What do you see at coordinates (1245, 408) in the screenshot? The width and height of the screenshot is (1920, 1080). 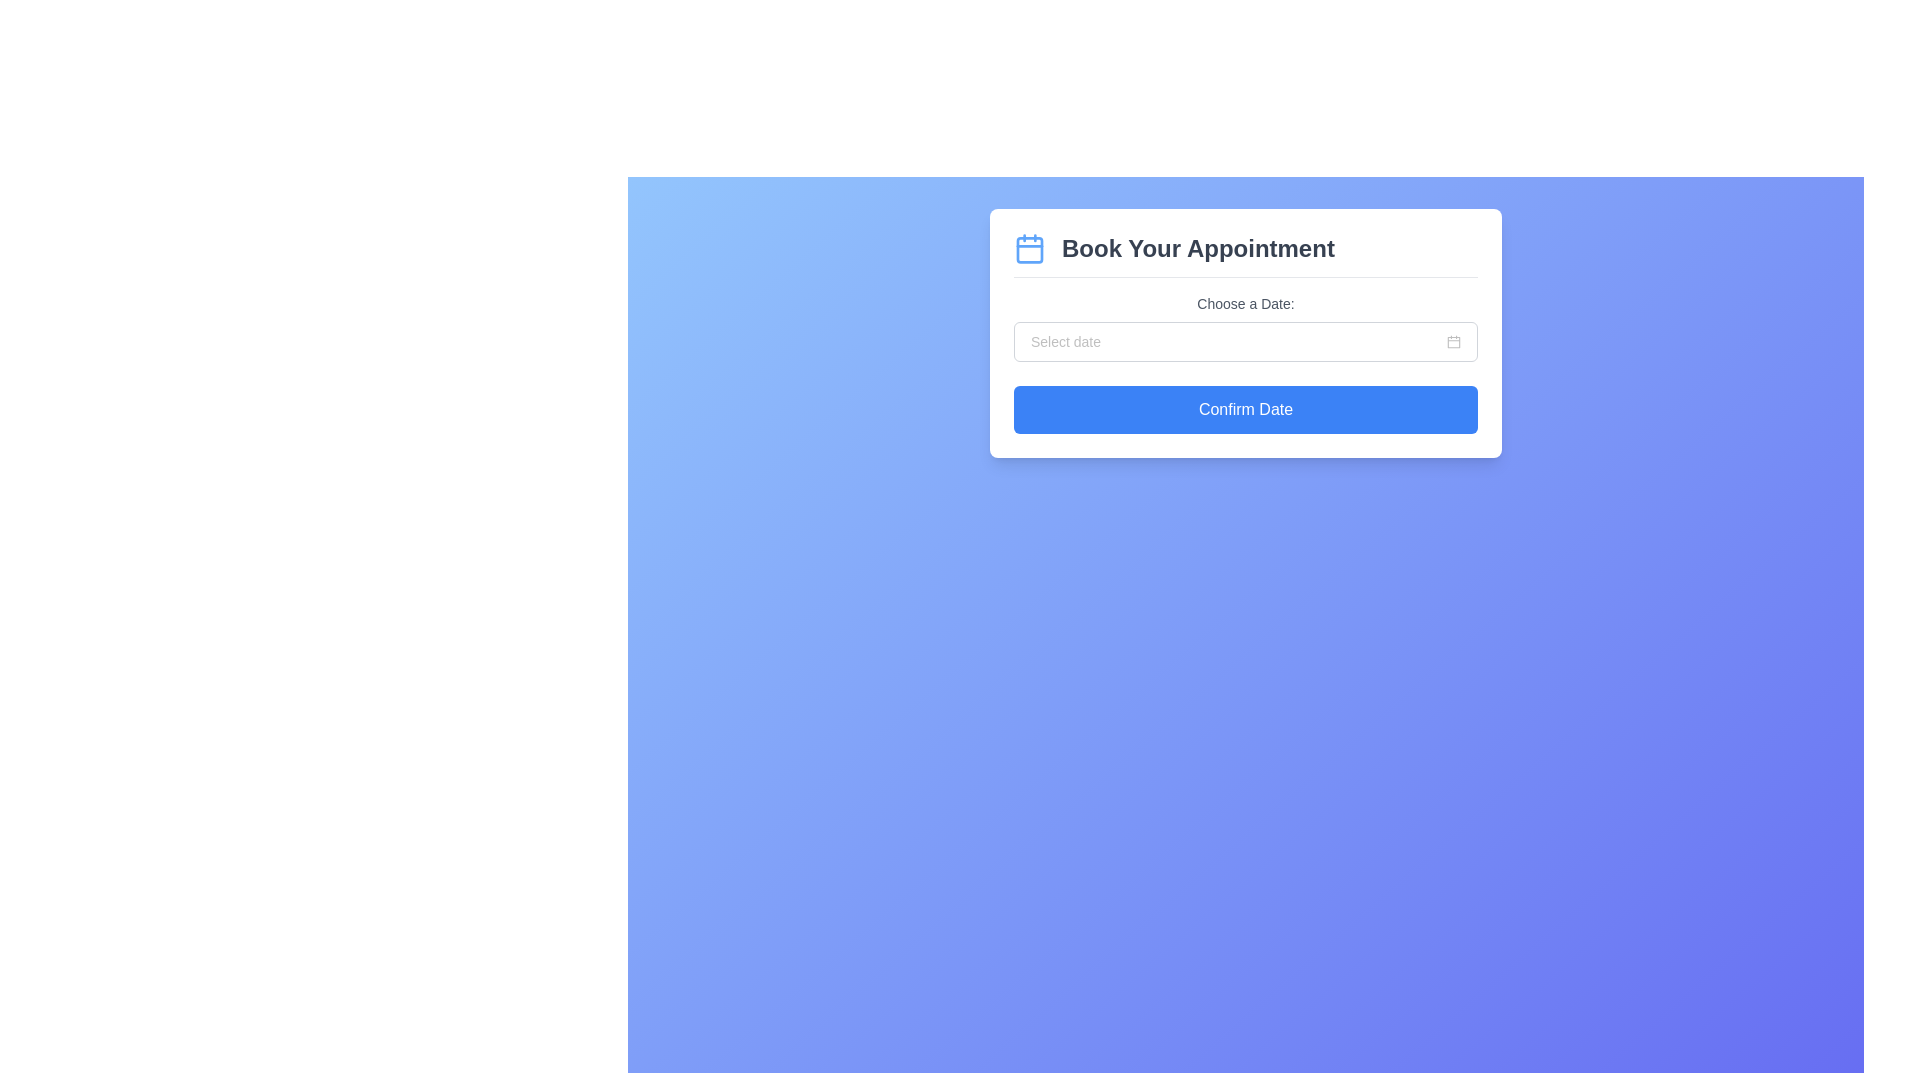 I see `the 'Confirm' button located at the bottom of the 'Book Your Appointment' card to confirm the selected date` at bounding box center [1245, 408].